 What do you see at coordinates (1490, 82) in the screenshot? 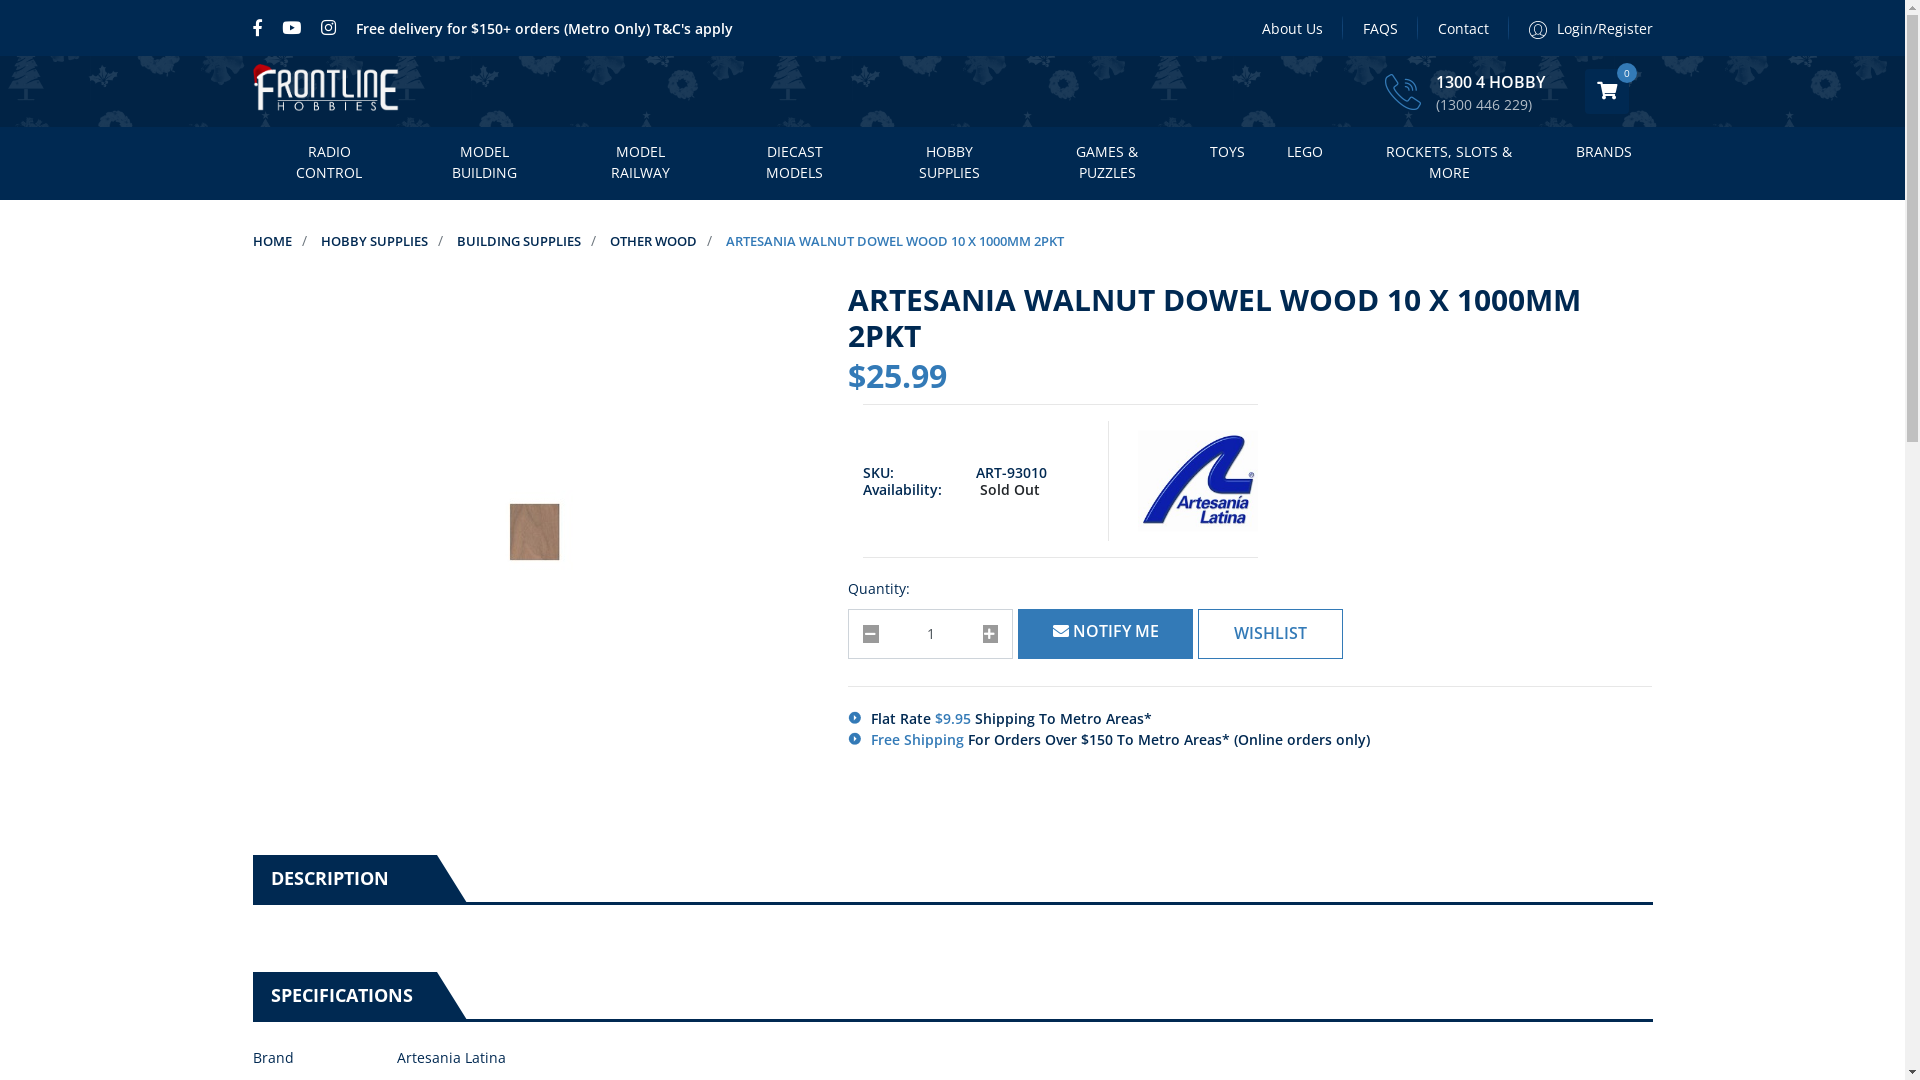
I see `'1300 4 HOBBY'` at bounding box center [1490, 82].